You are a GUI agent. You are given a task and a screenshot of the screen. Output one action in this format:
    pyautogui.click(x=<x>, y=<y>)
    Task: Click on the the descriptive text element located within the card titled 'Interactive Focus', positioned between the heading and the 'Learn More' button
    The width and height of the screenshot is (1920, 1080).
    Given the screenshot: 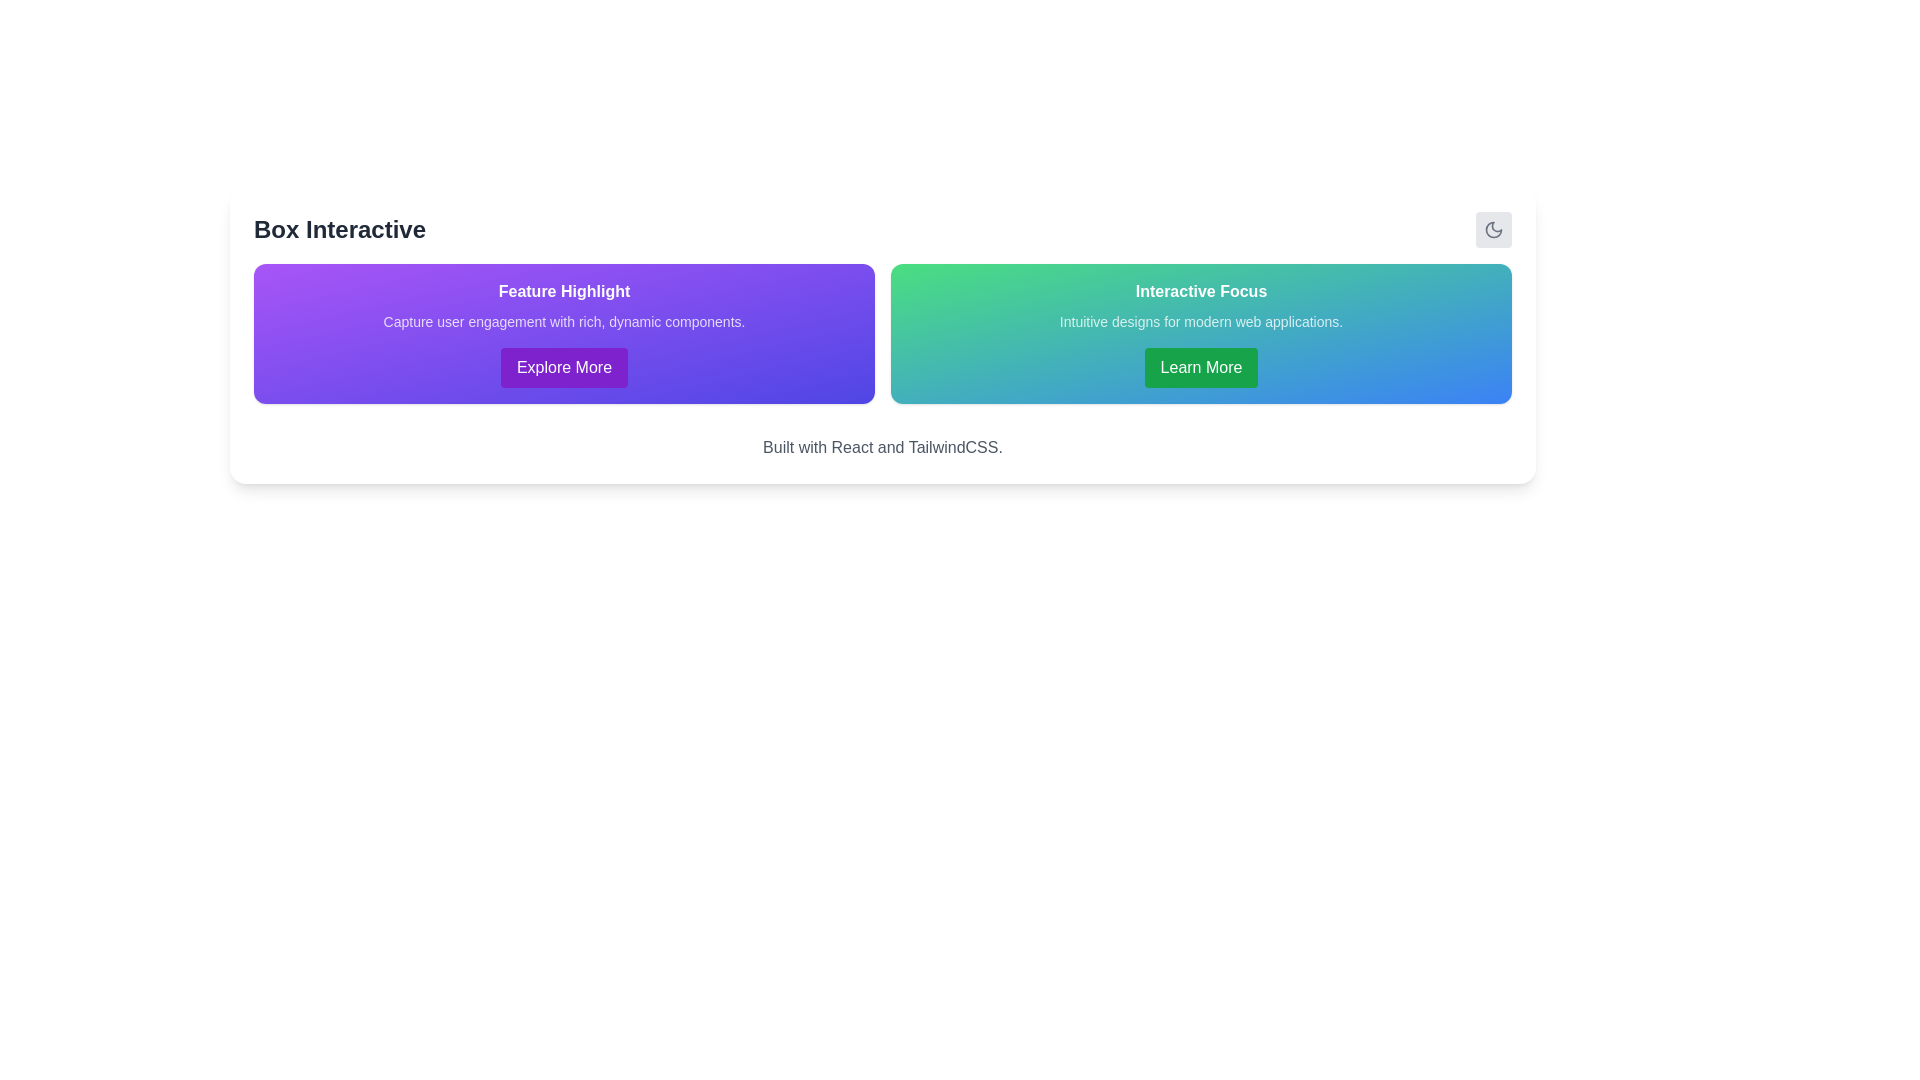 What is the action you would take?
    pyautogui.click(x=1200, y=320)
    